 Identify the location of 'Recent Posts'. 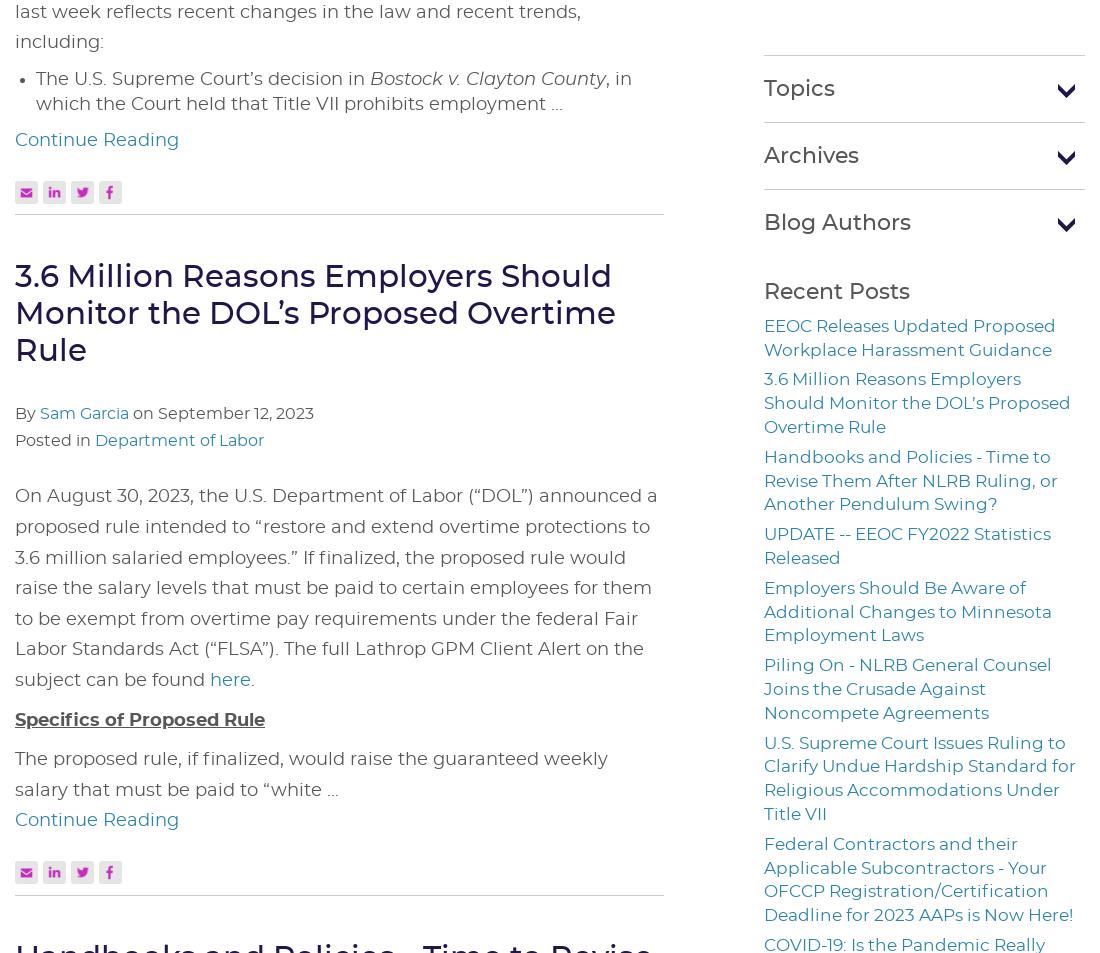
(835, 290).